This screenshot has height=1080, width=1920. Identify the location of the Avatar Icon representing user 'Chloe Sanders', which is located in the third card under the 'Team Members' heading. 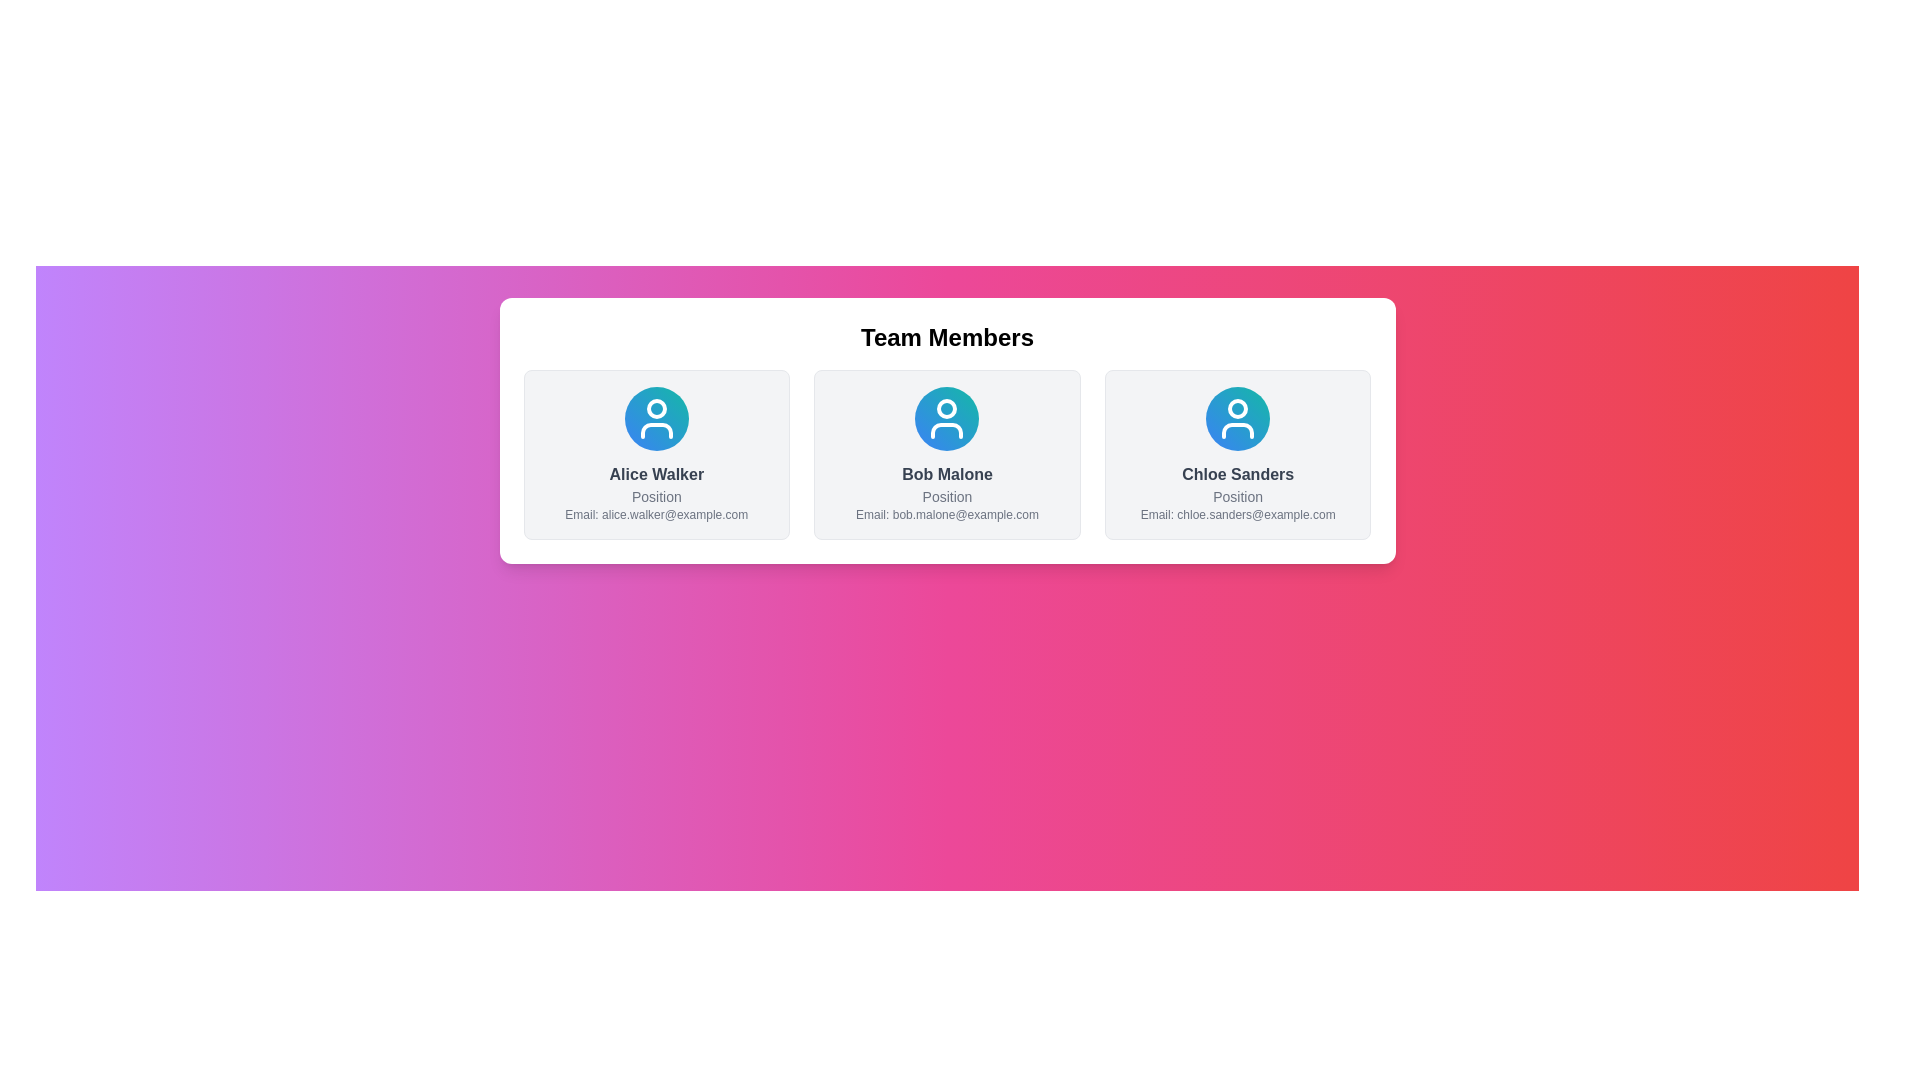
(1237, 407).